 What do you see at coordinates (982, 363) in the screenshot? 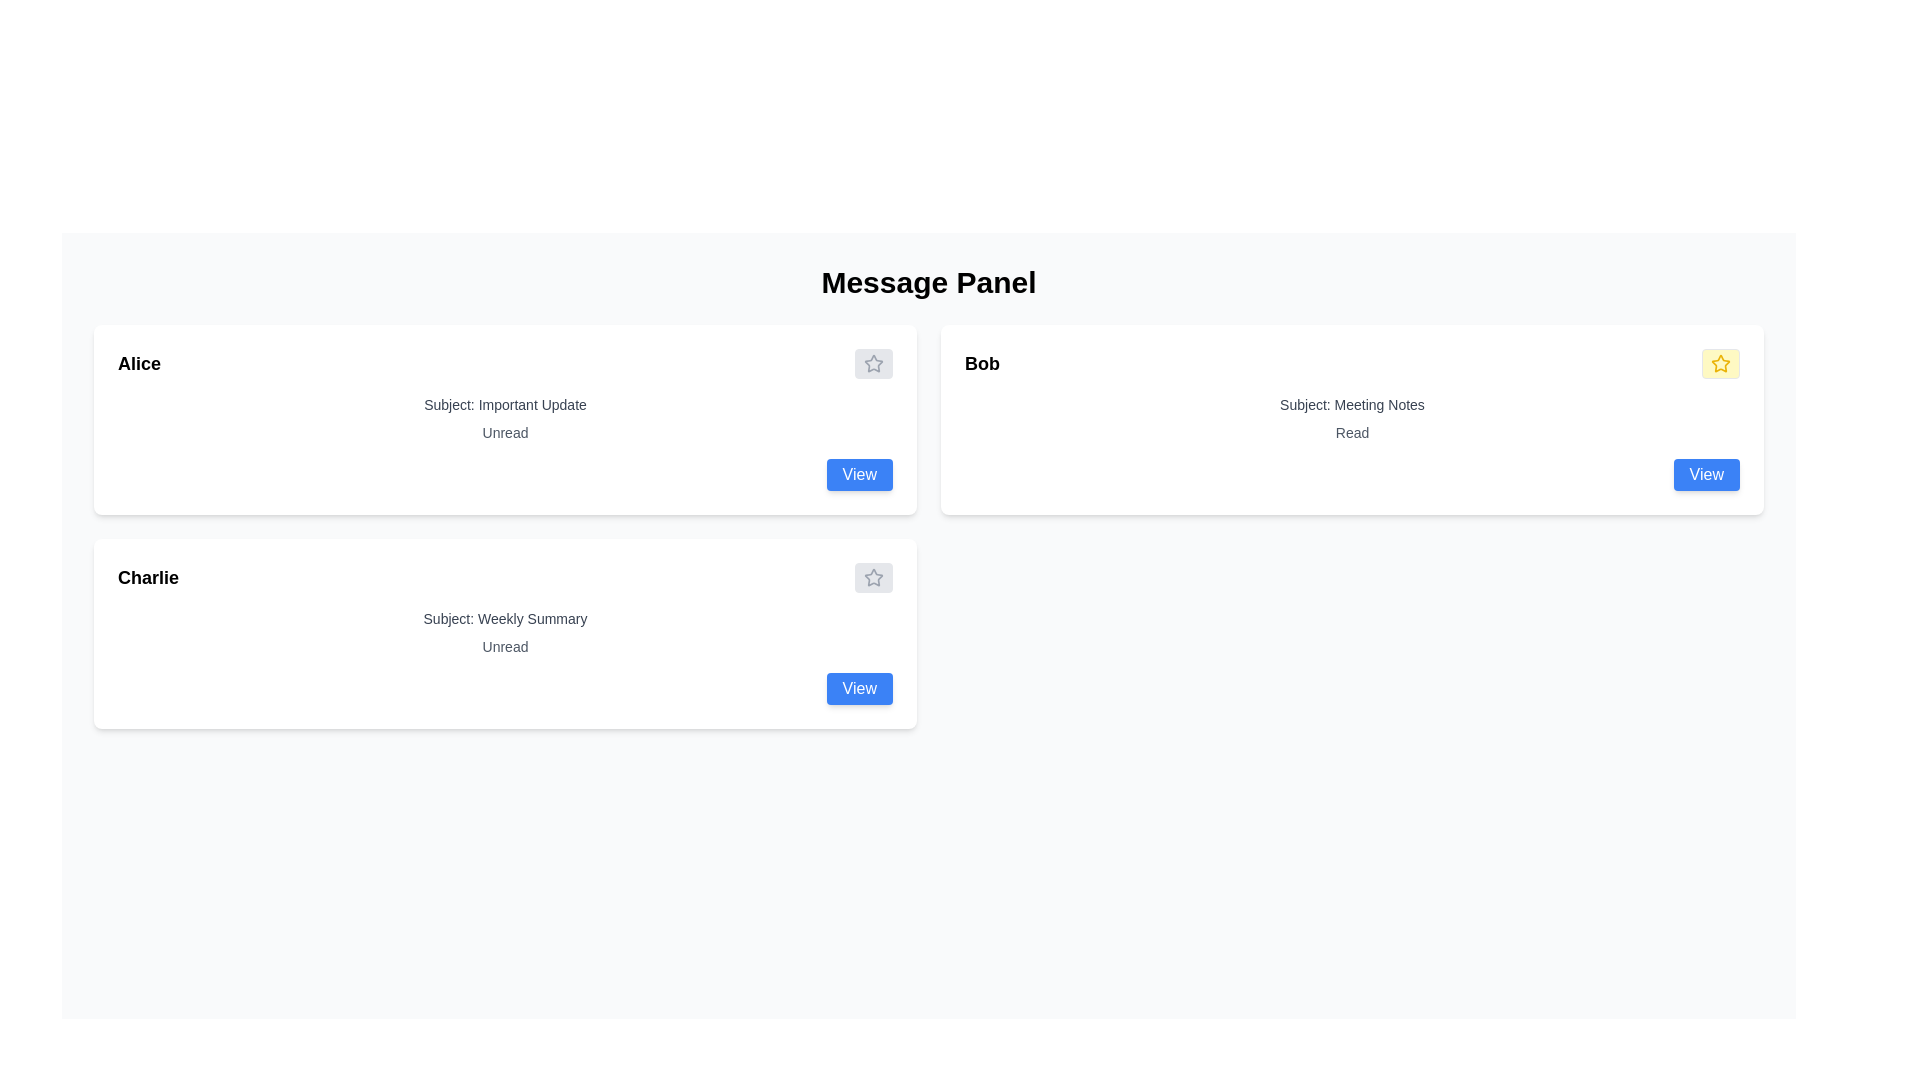
I see `the bold text label reading 'Bob' located at the leftmost section of the top-right card panel` at bounding box center [982, 363].